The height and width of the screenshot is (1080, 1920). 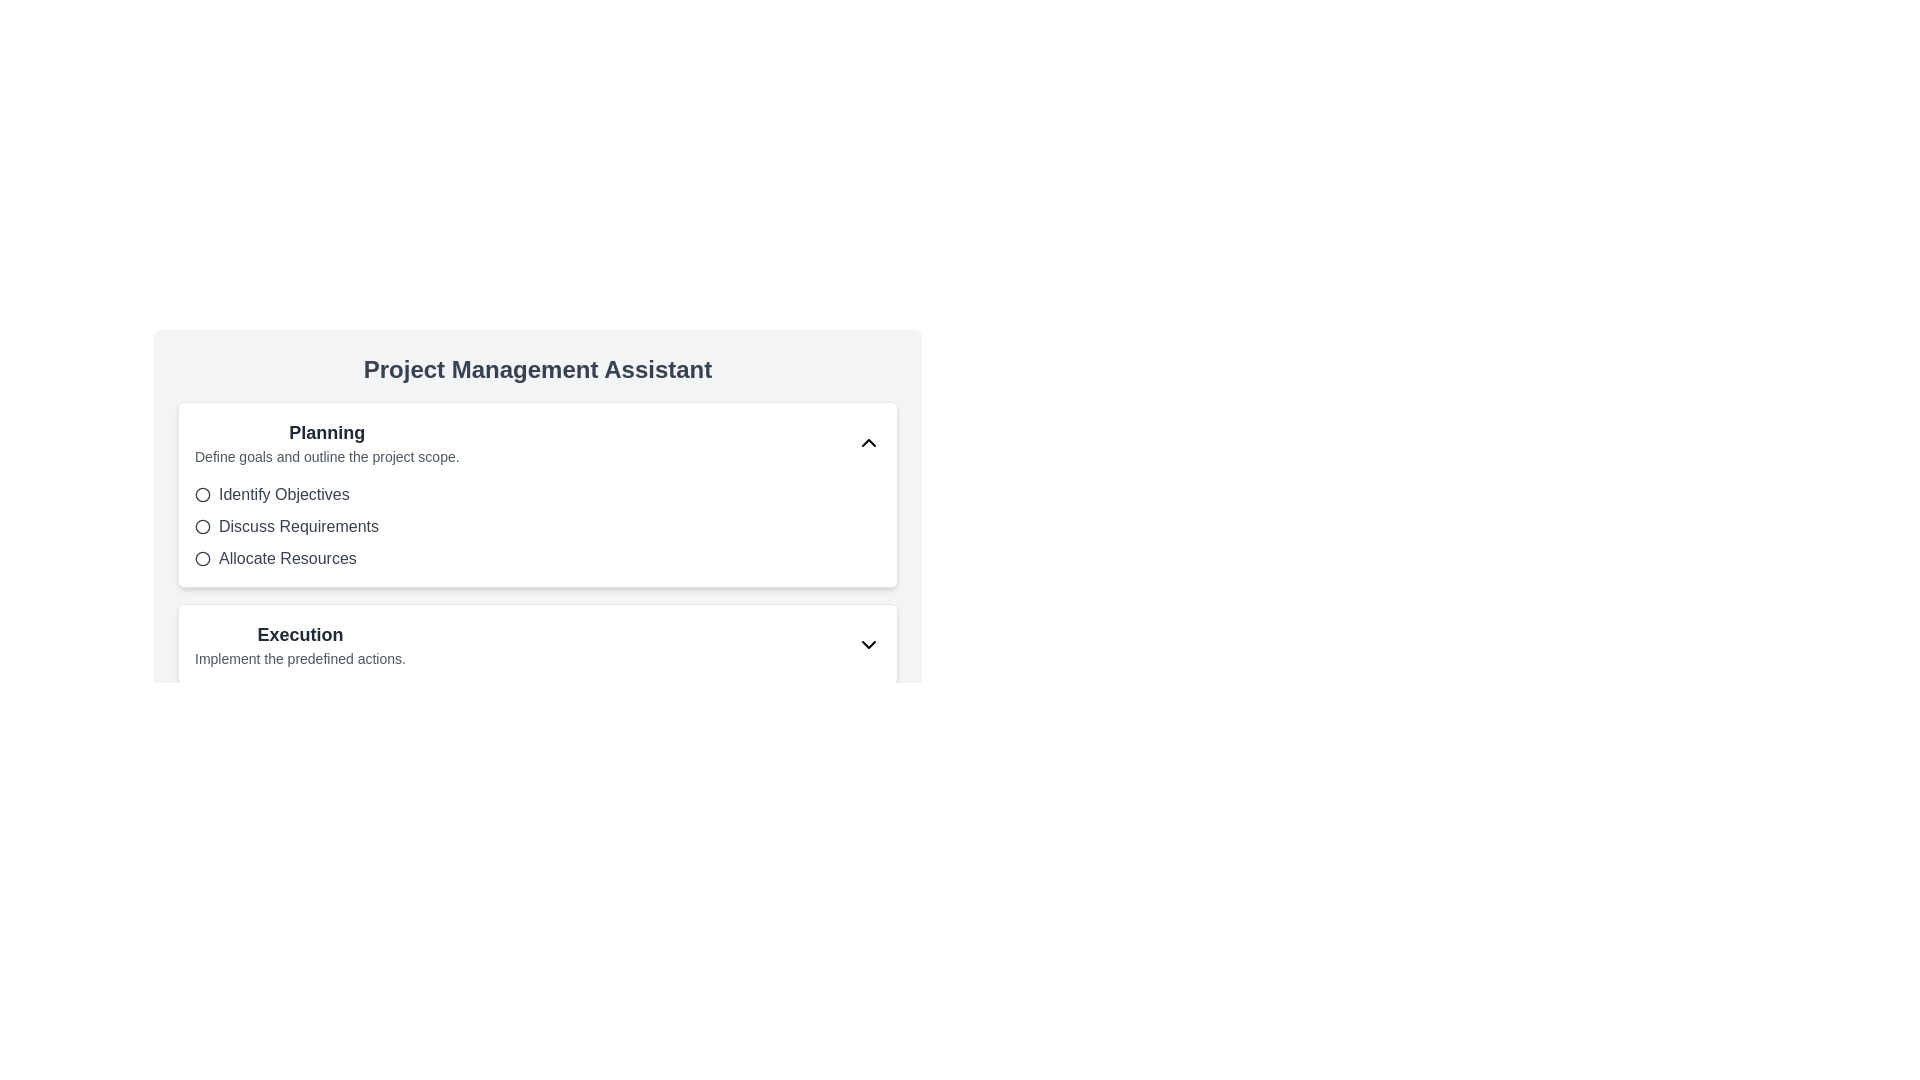 What do you see at coordinates (202, 559) in the screenshot?
I see `the unselected radio button for 'Allocate Resources'` at bounding box center [202, 559].